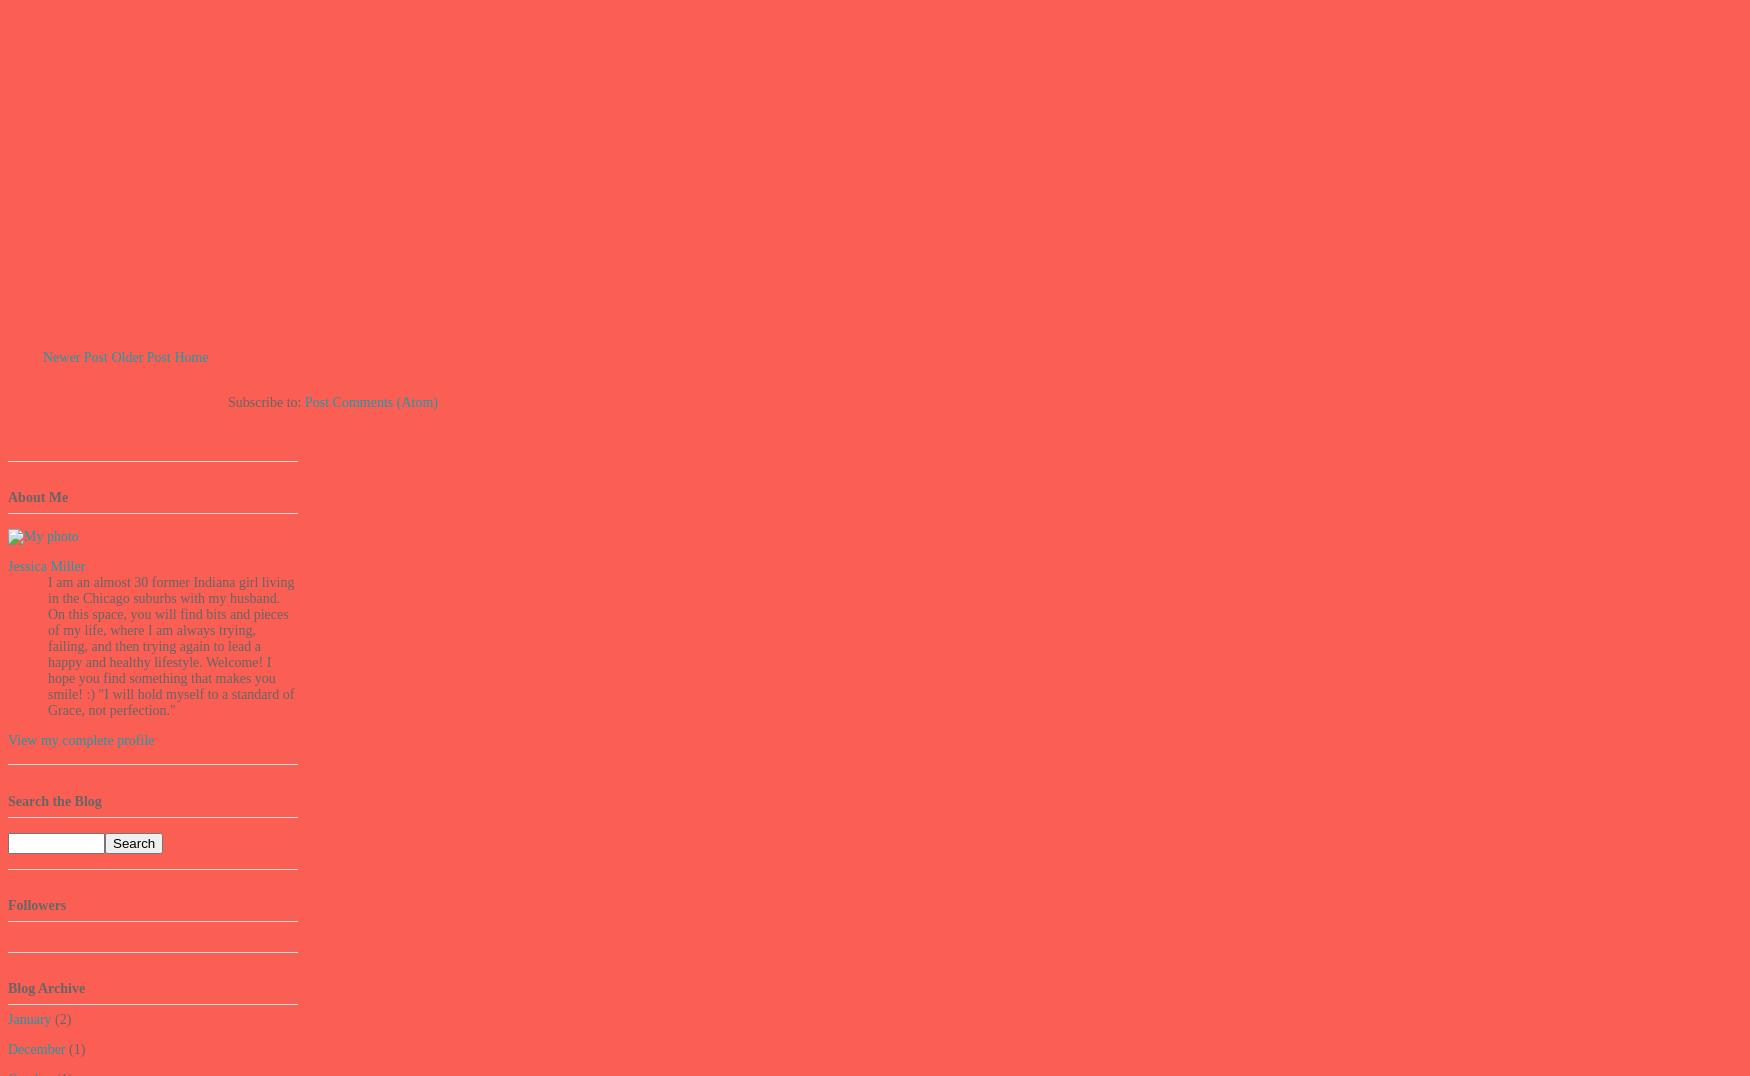 This screenshot has height=1076, width=1750. I want to click on 'December', so click(35, 1049).